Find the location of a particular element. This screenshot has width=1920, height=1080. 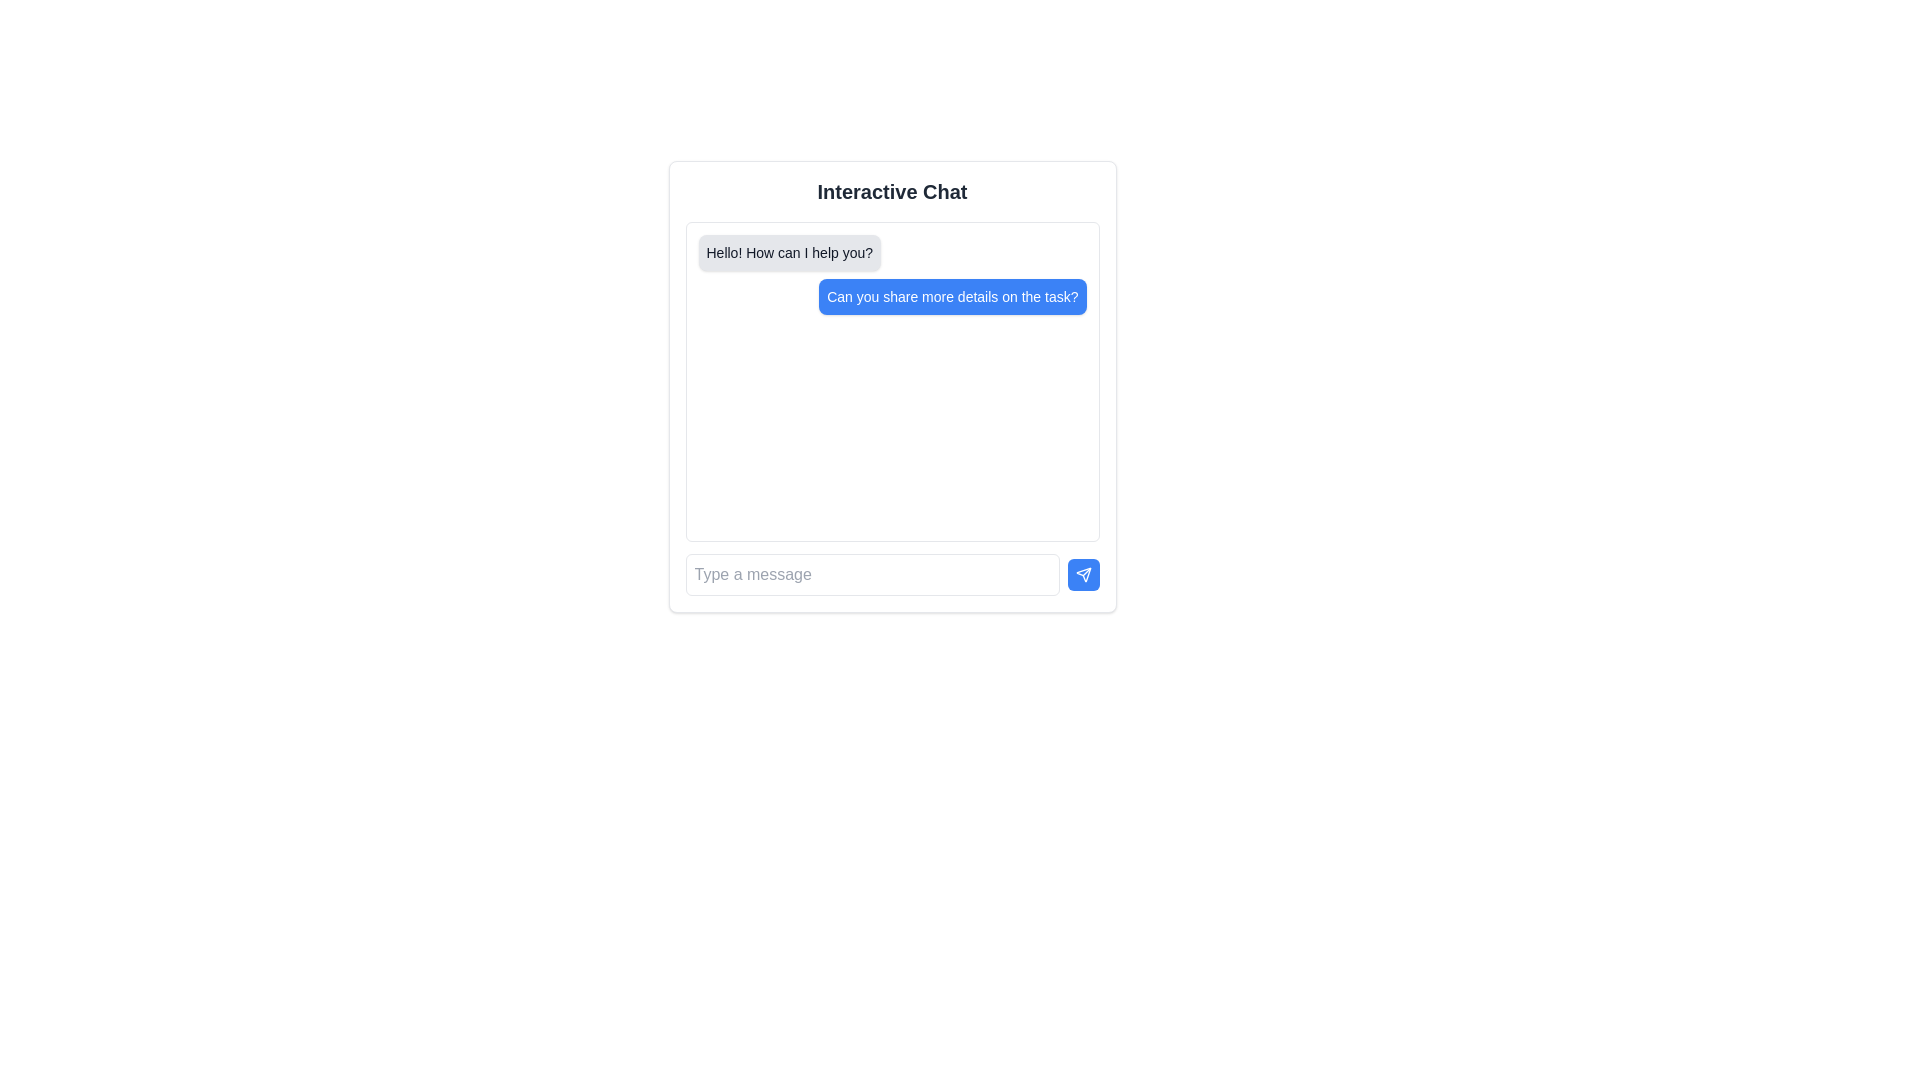

the first message bubble in the chat interface that displays a system-generated response is located at coordinates (788, 252).